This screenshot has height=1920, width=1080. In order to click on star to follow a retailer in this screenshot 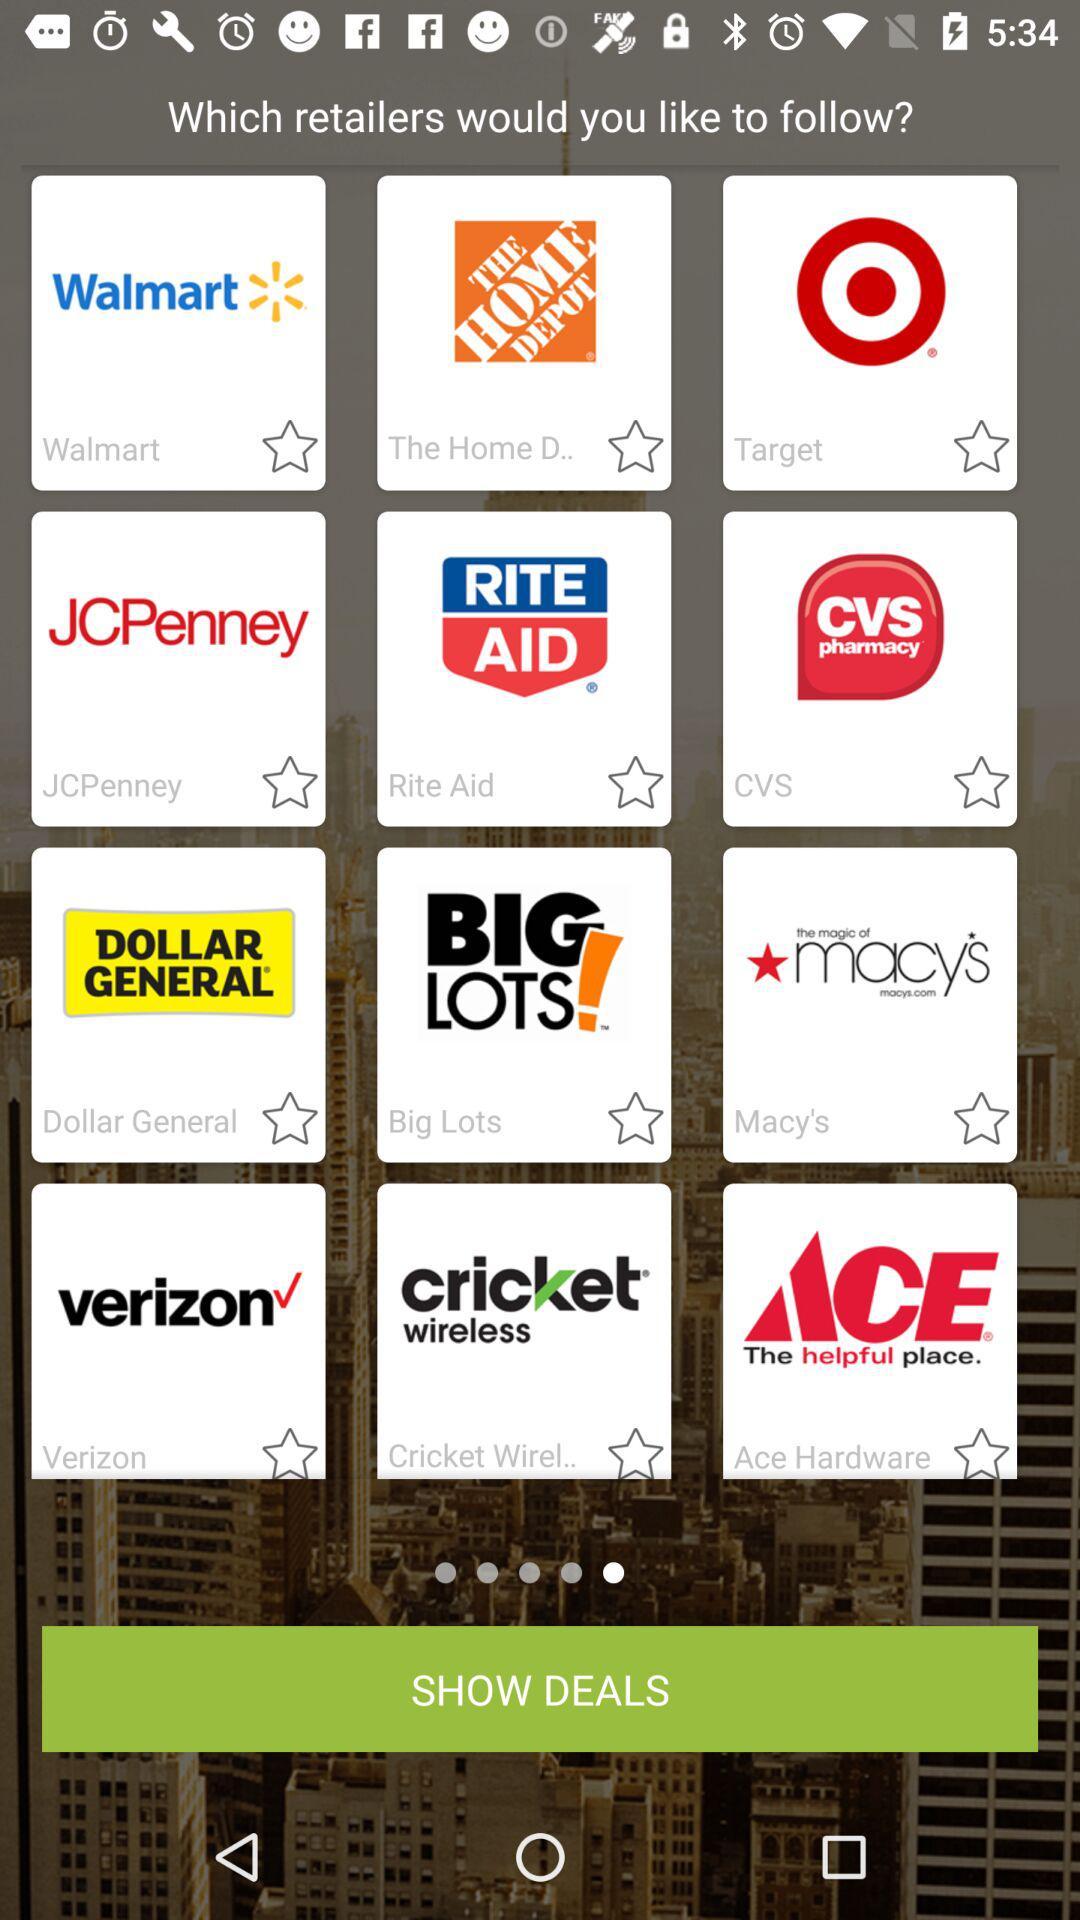, I will do `click(623, 1120)`.